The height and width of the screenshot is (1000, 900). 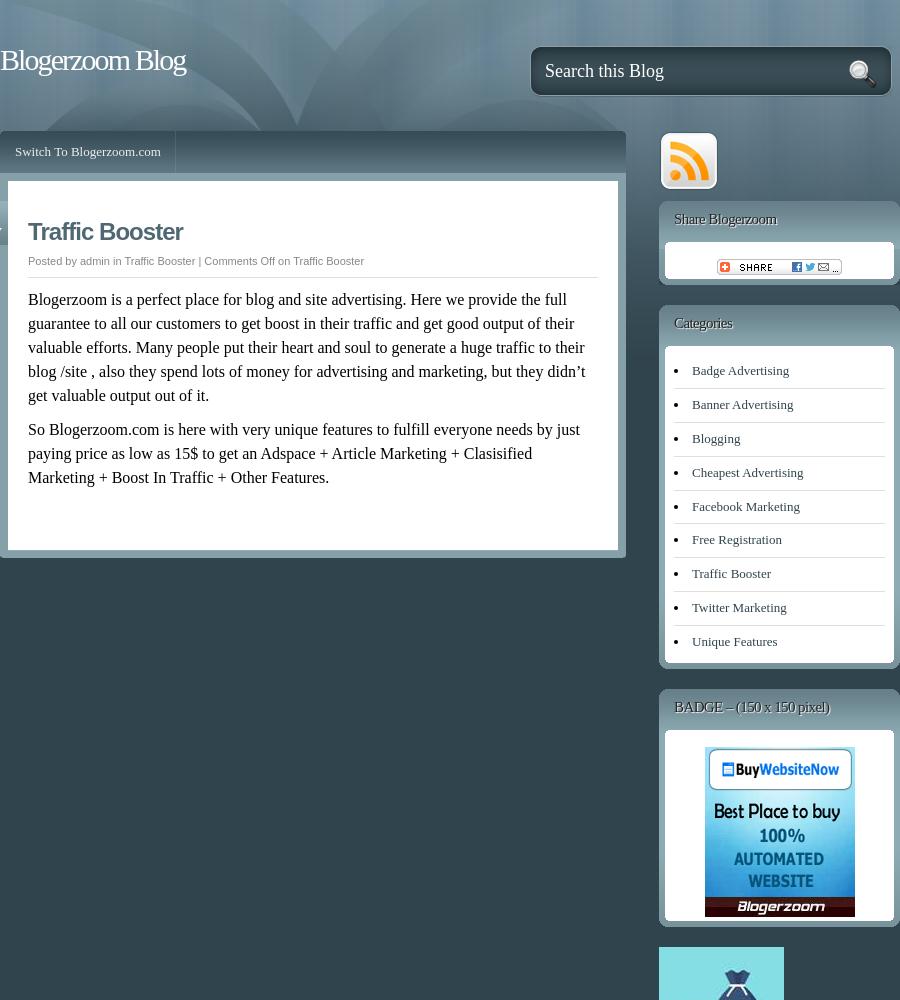 I want to click on 'Switch To Blogerzoom.com', so click(x=14, y=151).